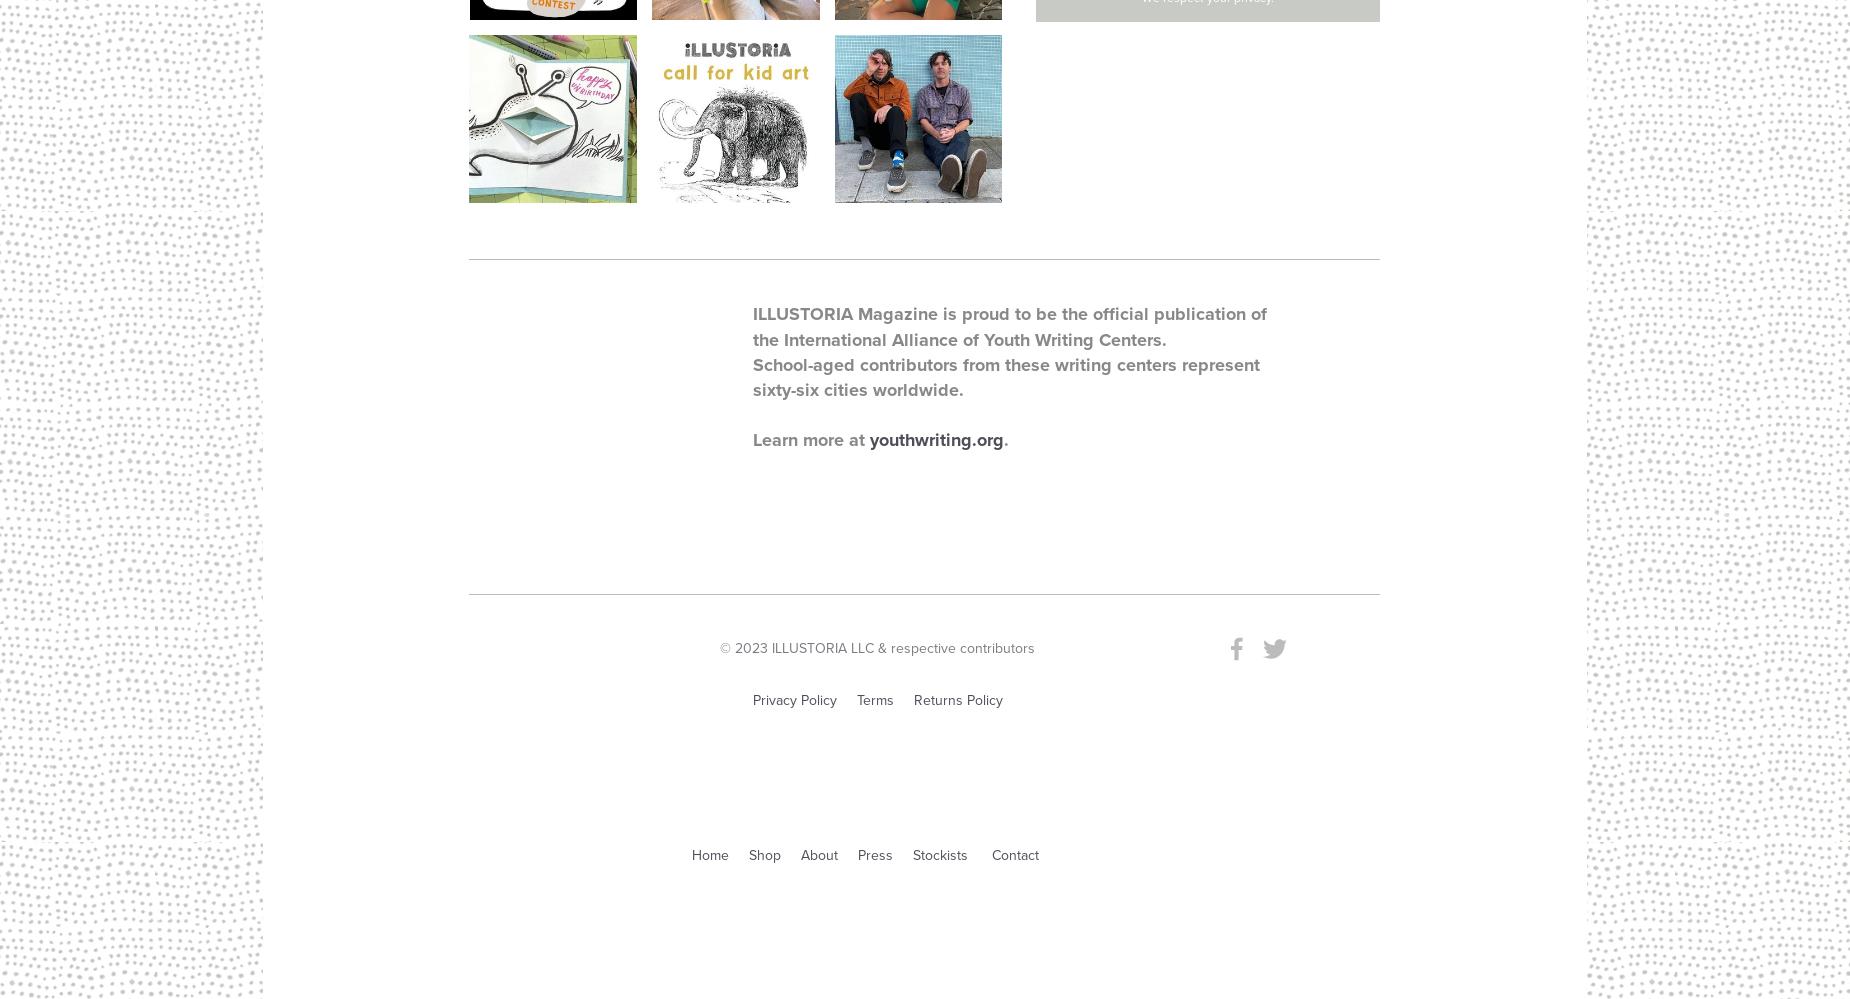 This screenshot has width=1850, height=999. Describe the element at coordinates (752, 438) in the screenshot. I see `'Learn more at'` at that location.